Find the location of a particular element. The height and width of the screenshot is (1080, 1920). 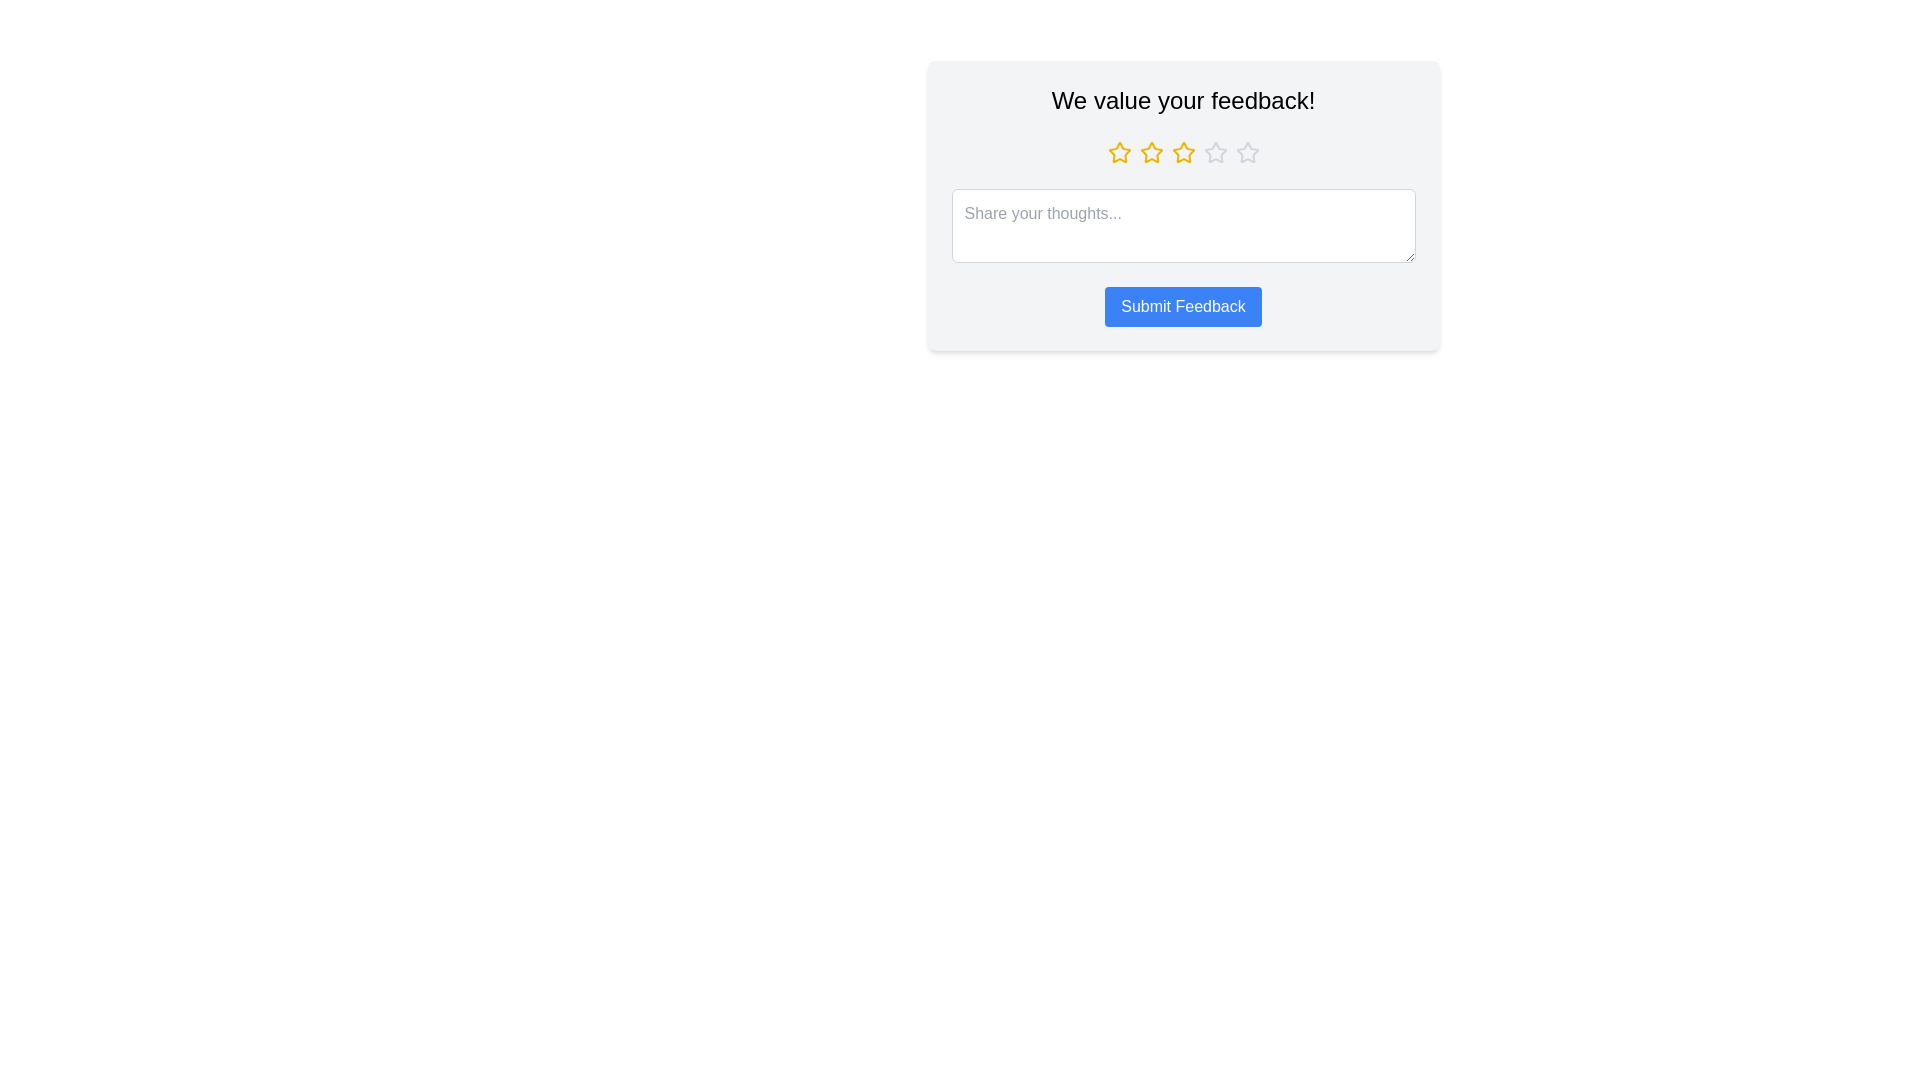

the fifth star-shaped icon in the rating system is located at coordinates (1246, 152).